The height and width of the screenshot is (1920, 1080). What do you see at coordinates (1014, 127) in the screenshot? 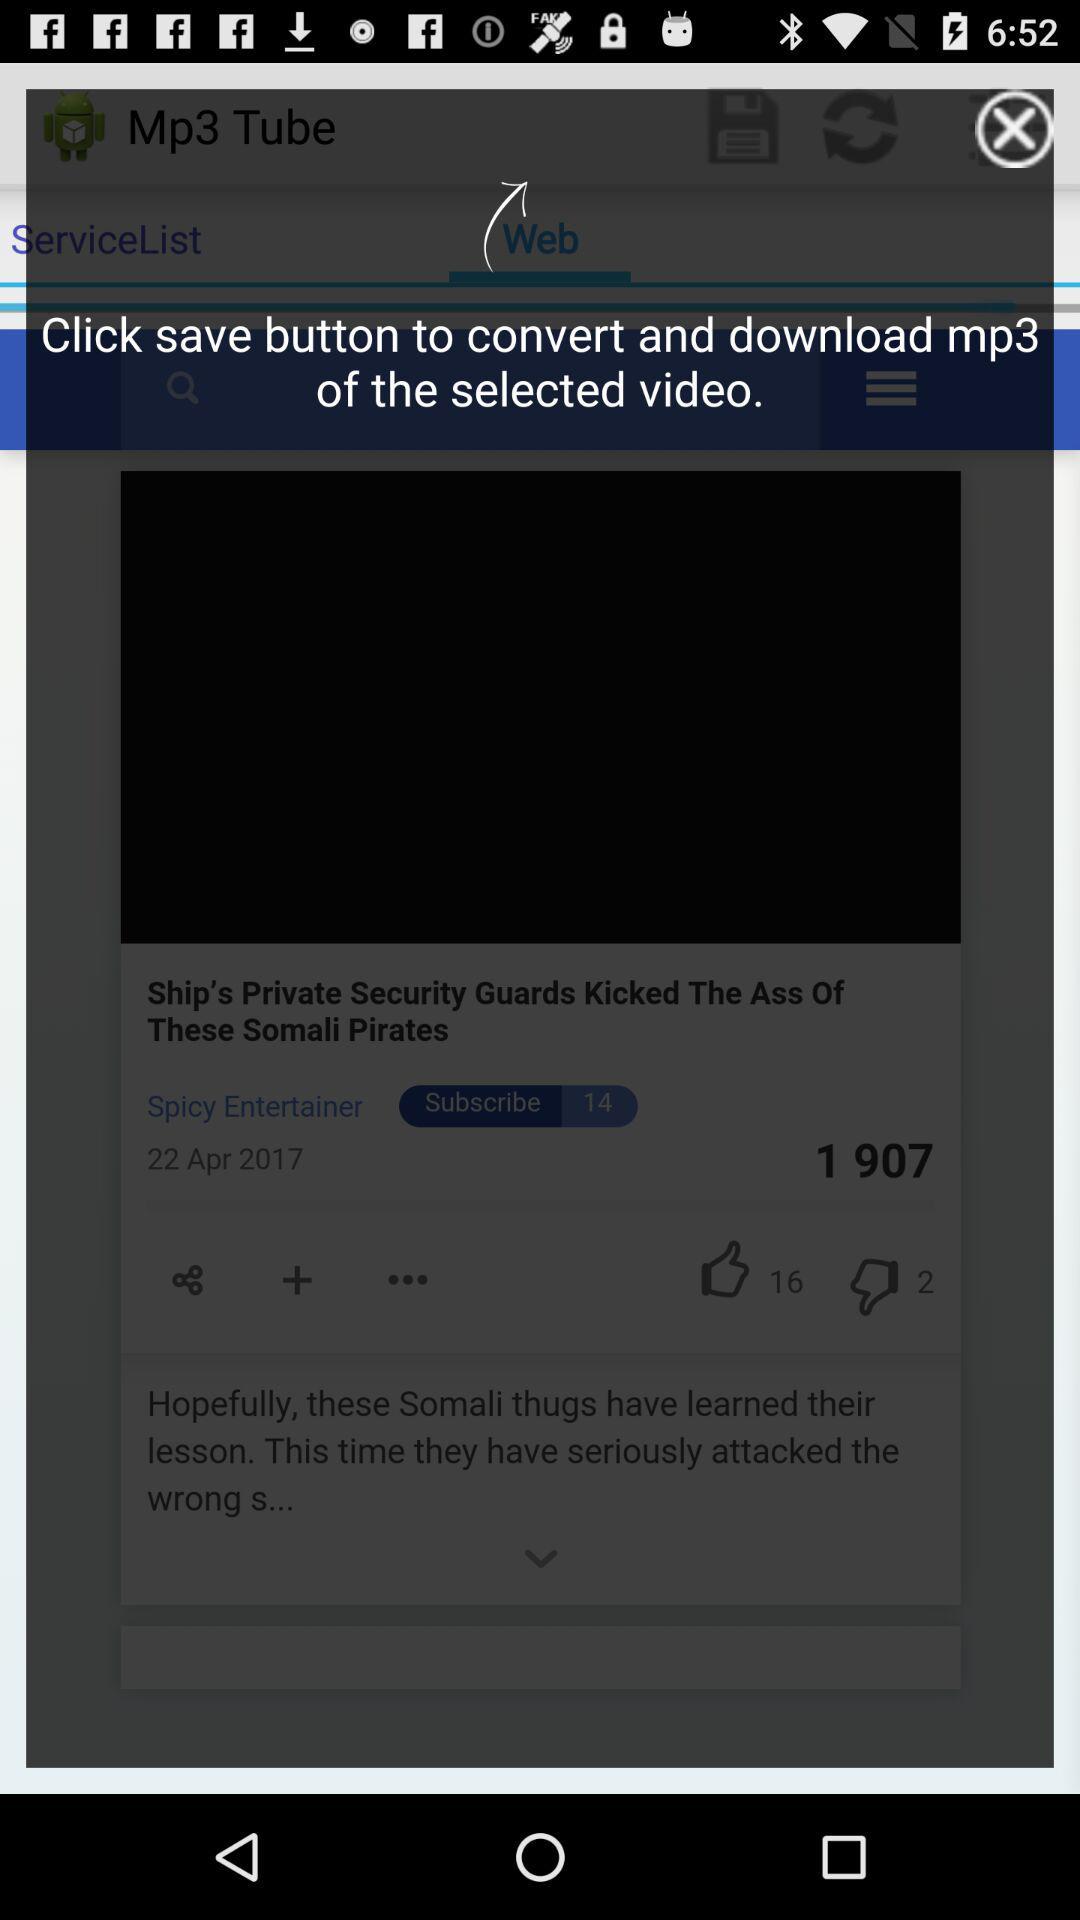
I see `the icon to the right of g app` at bounding box center [1014, 127].